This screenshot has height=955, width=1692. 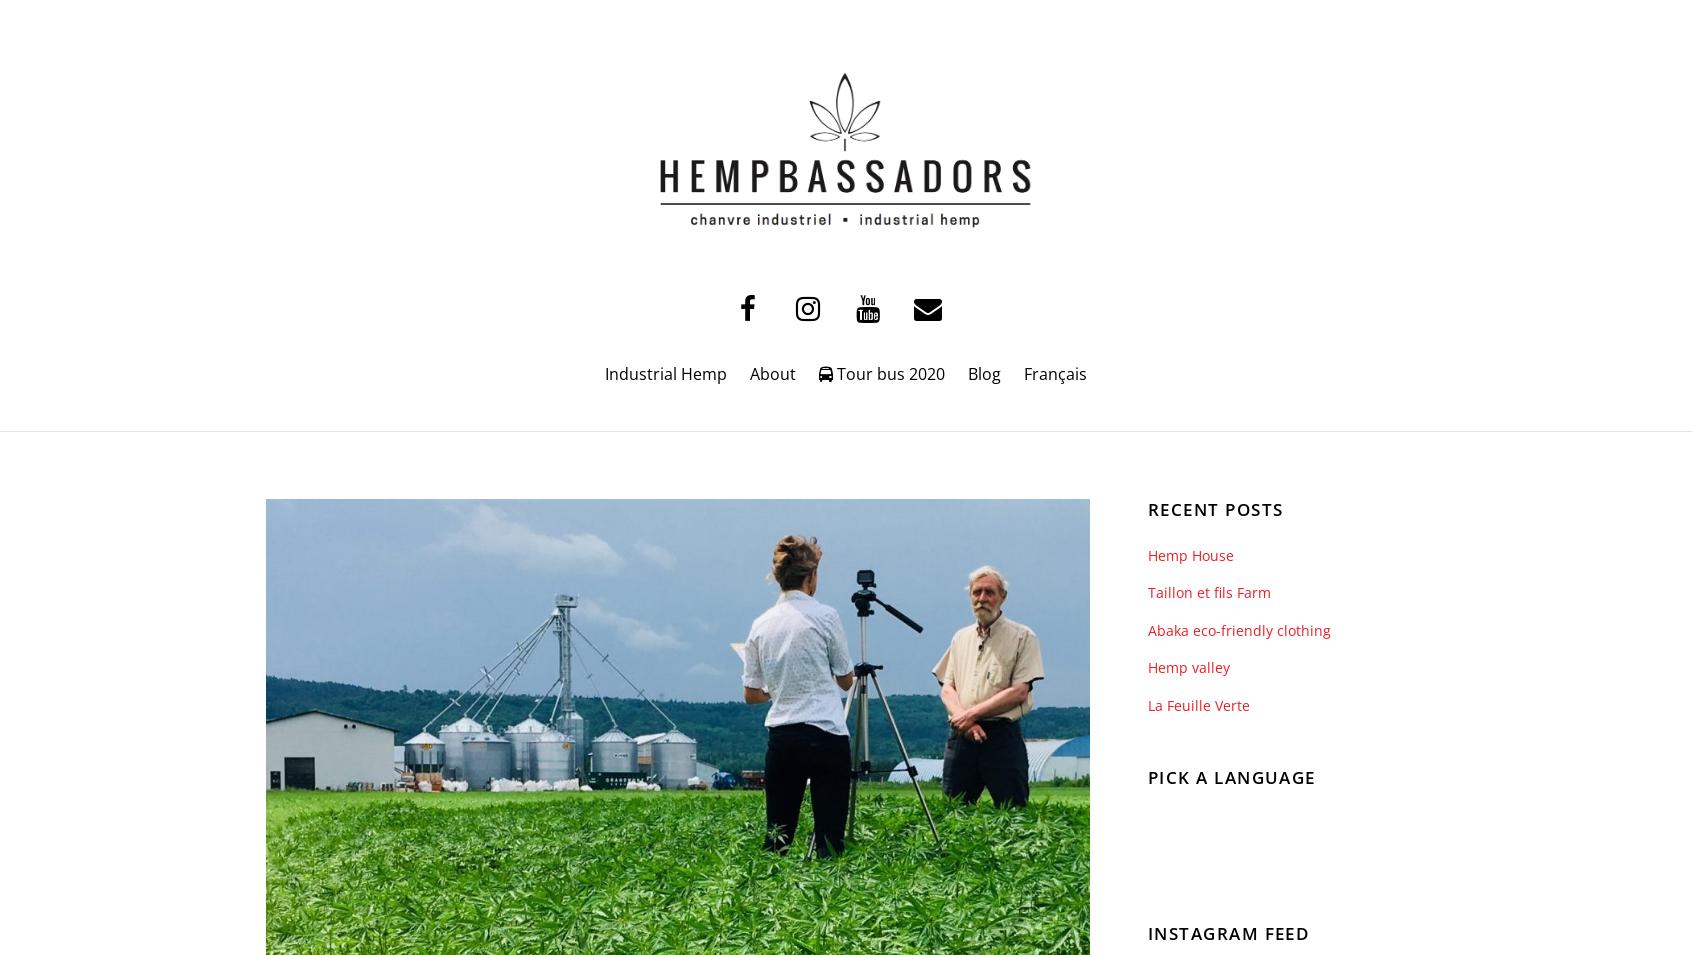 I want to click on 'Abaka eco-friendly clothing', so click(x=1238, y=629).